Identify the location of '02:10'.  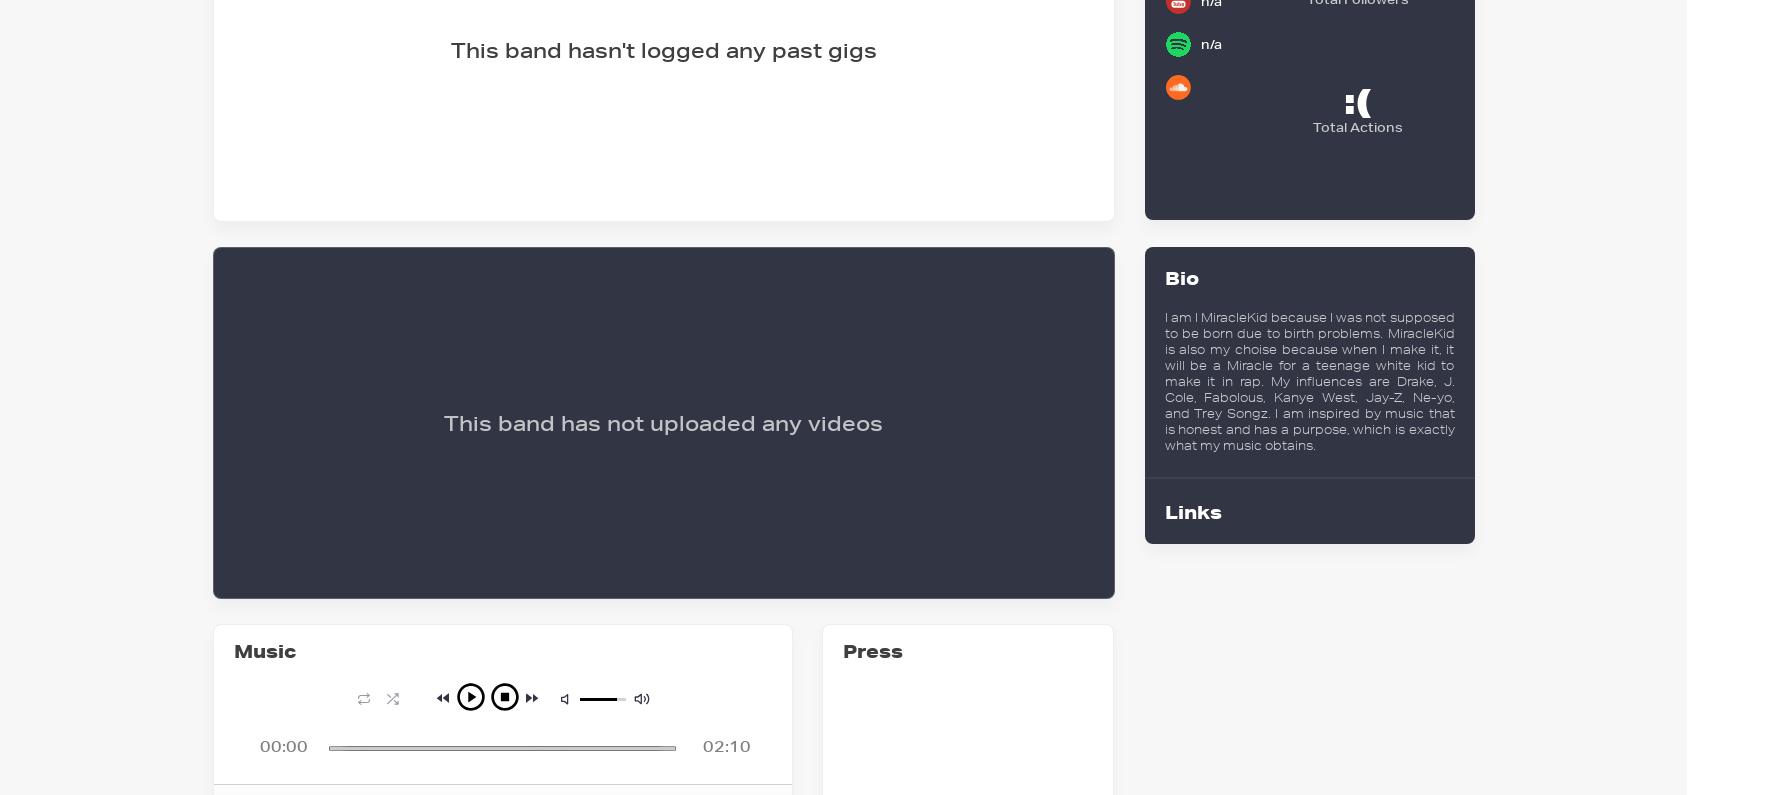
(726, 744).